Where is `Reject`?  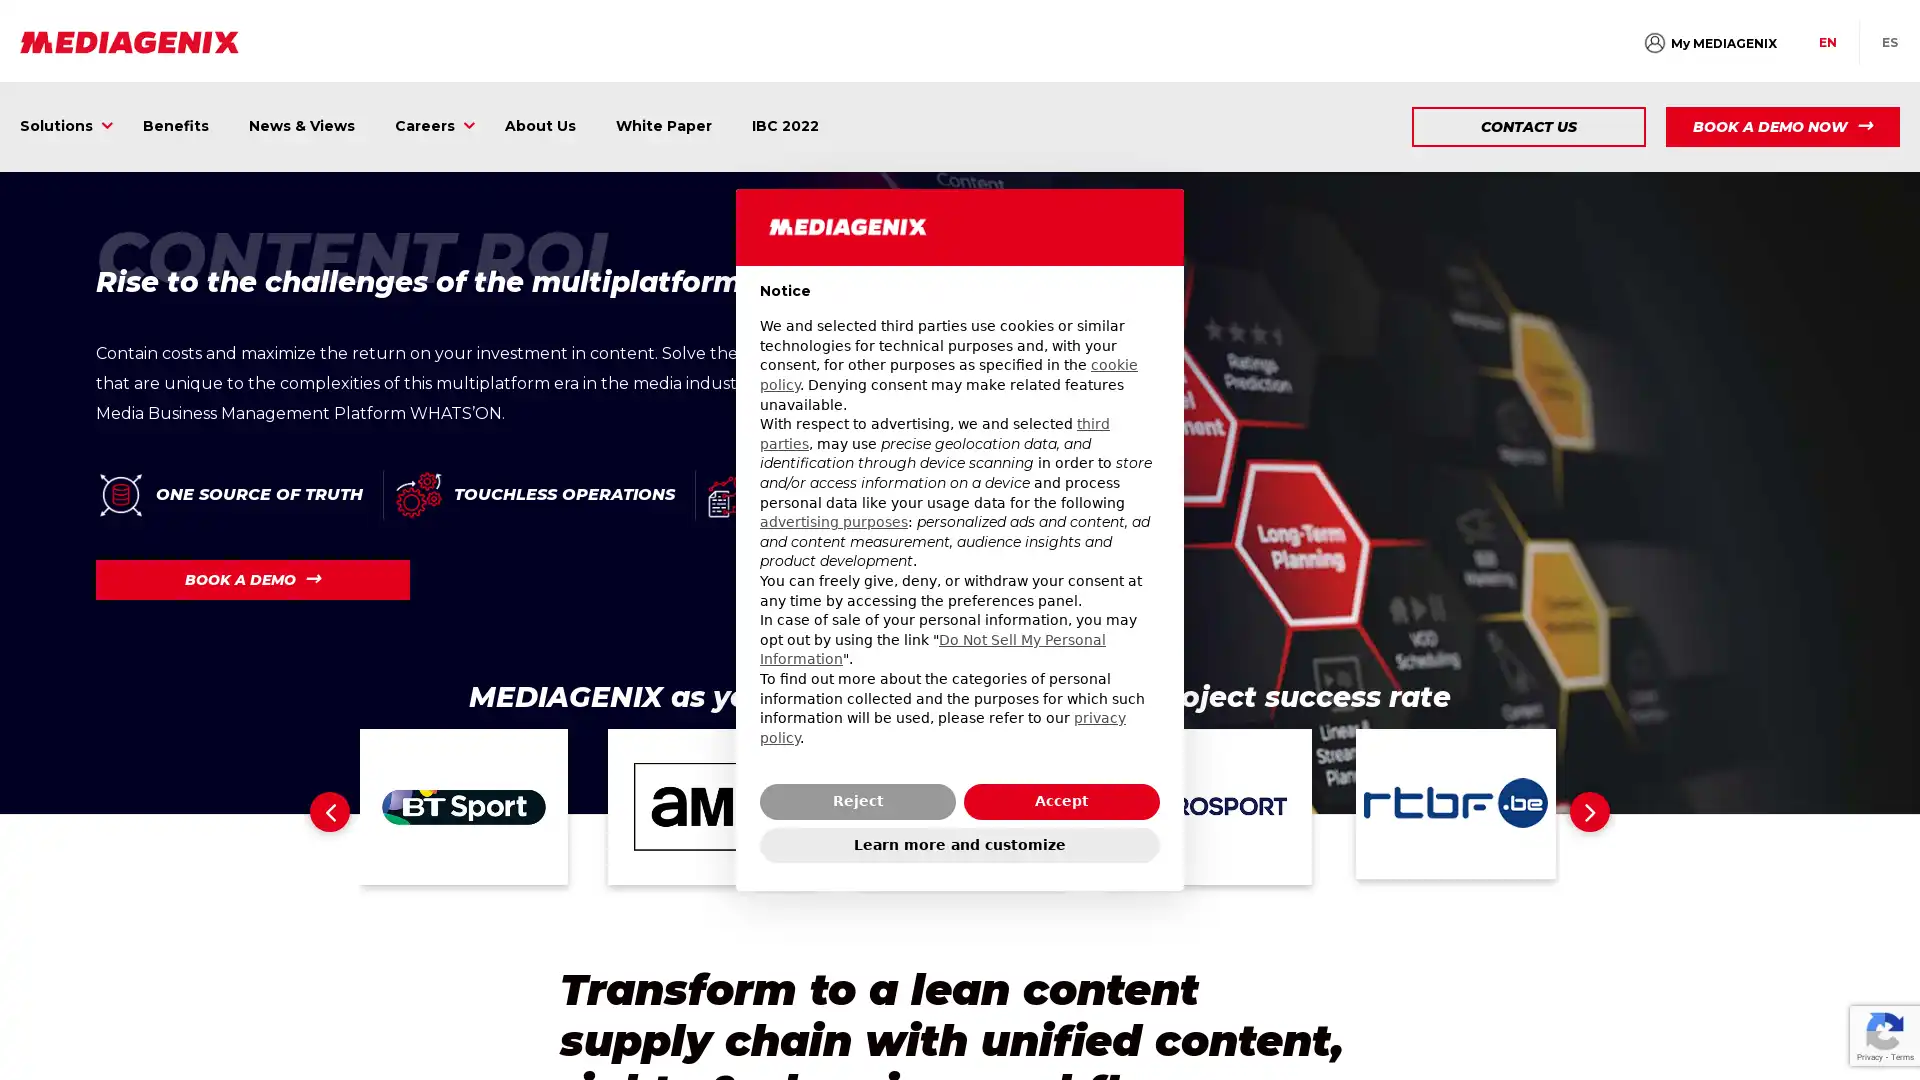
Reject is located at coordinates (858, 800).